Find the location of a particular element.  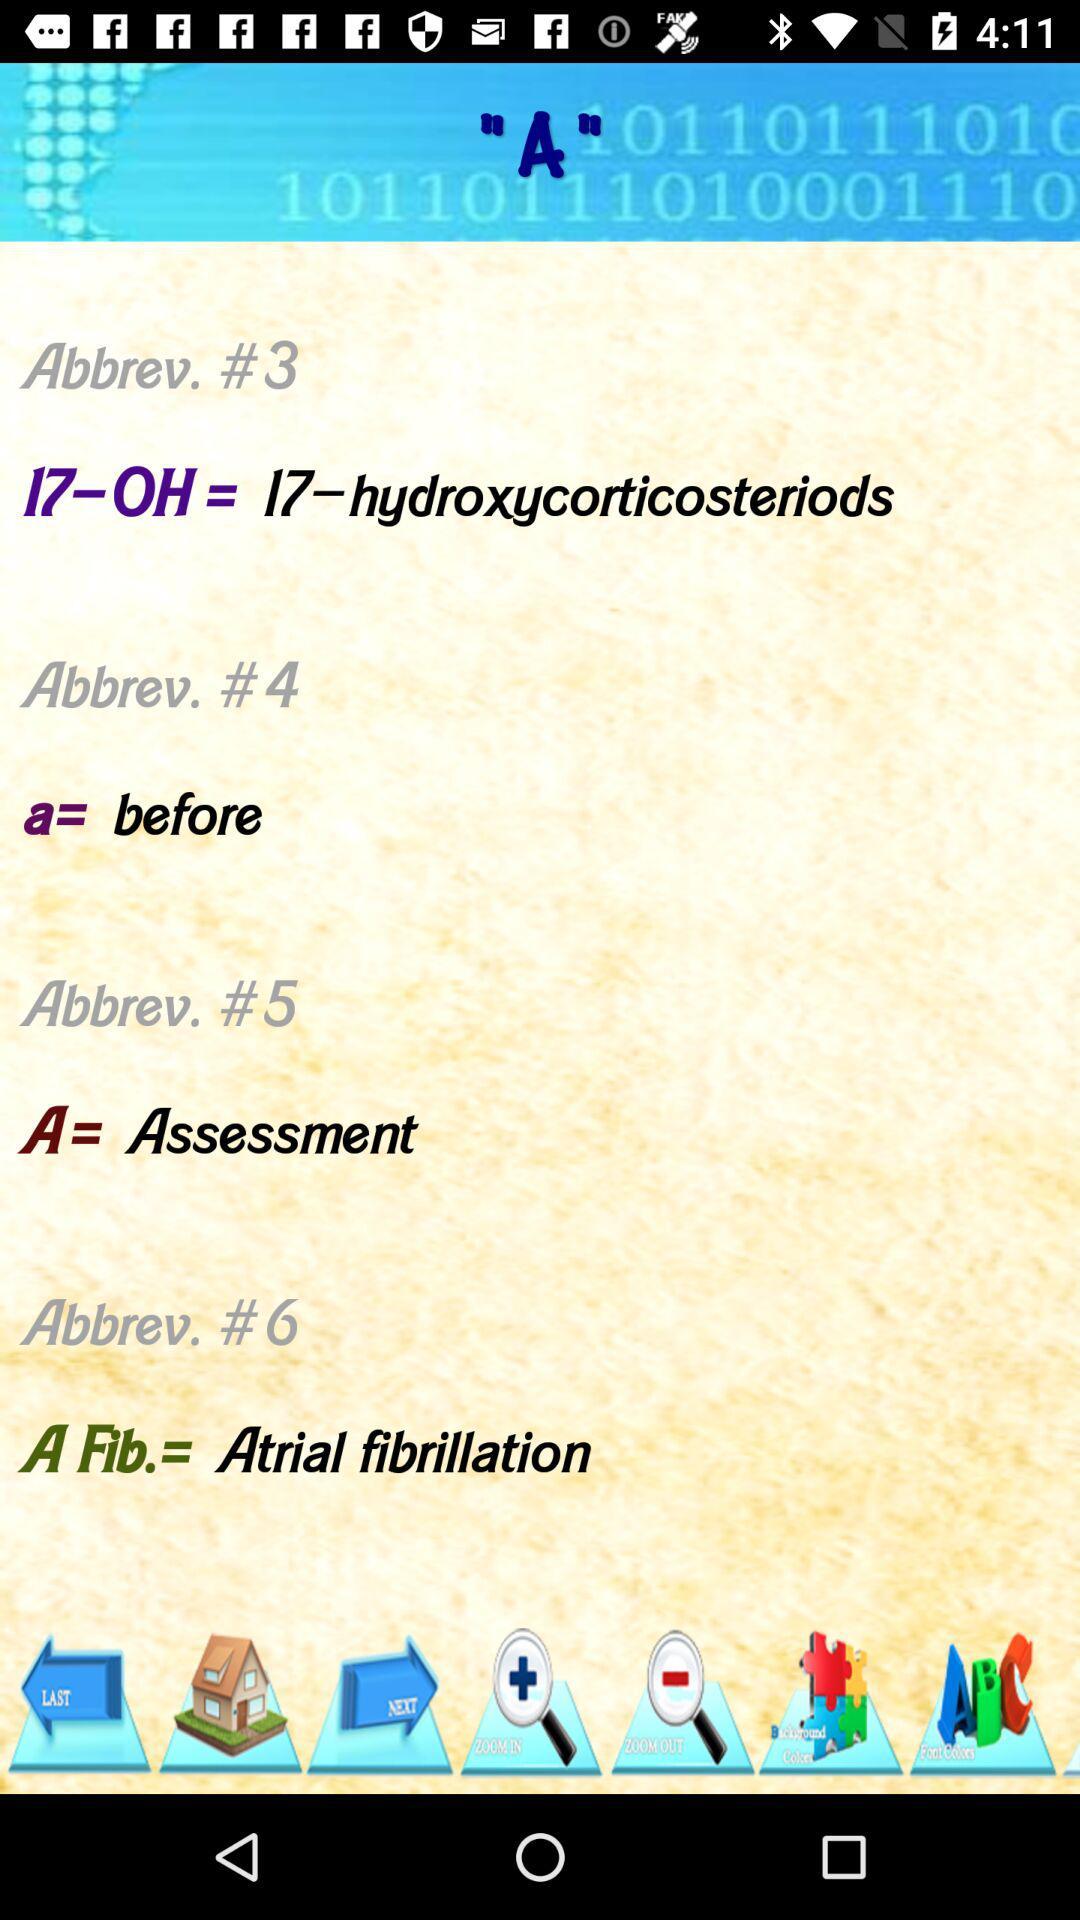

decrease magnification is located at coordinates (680, 1702).